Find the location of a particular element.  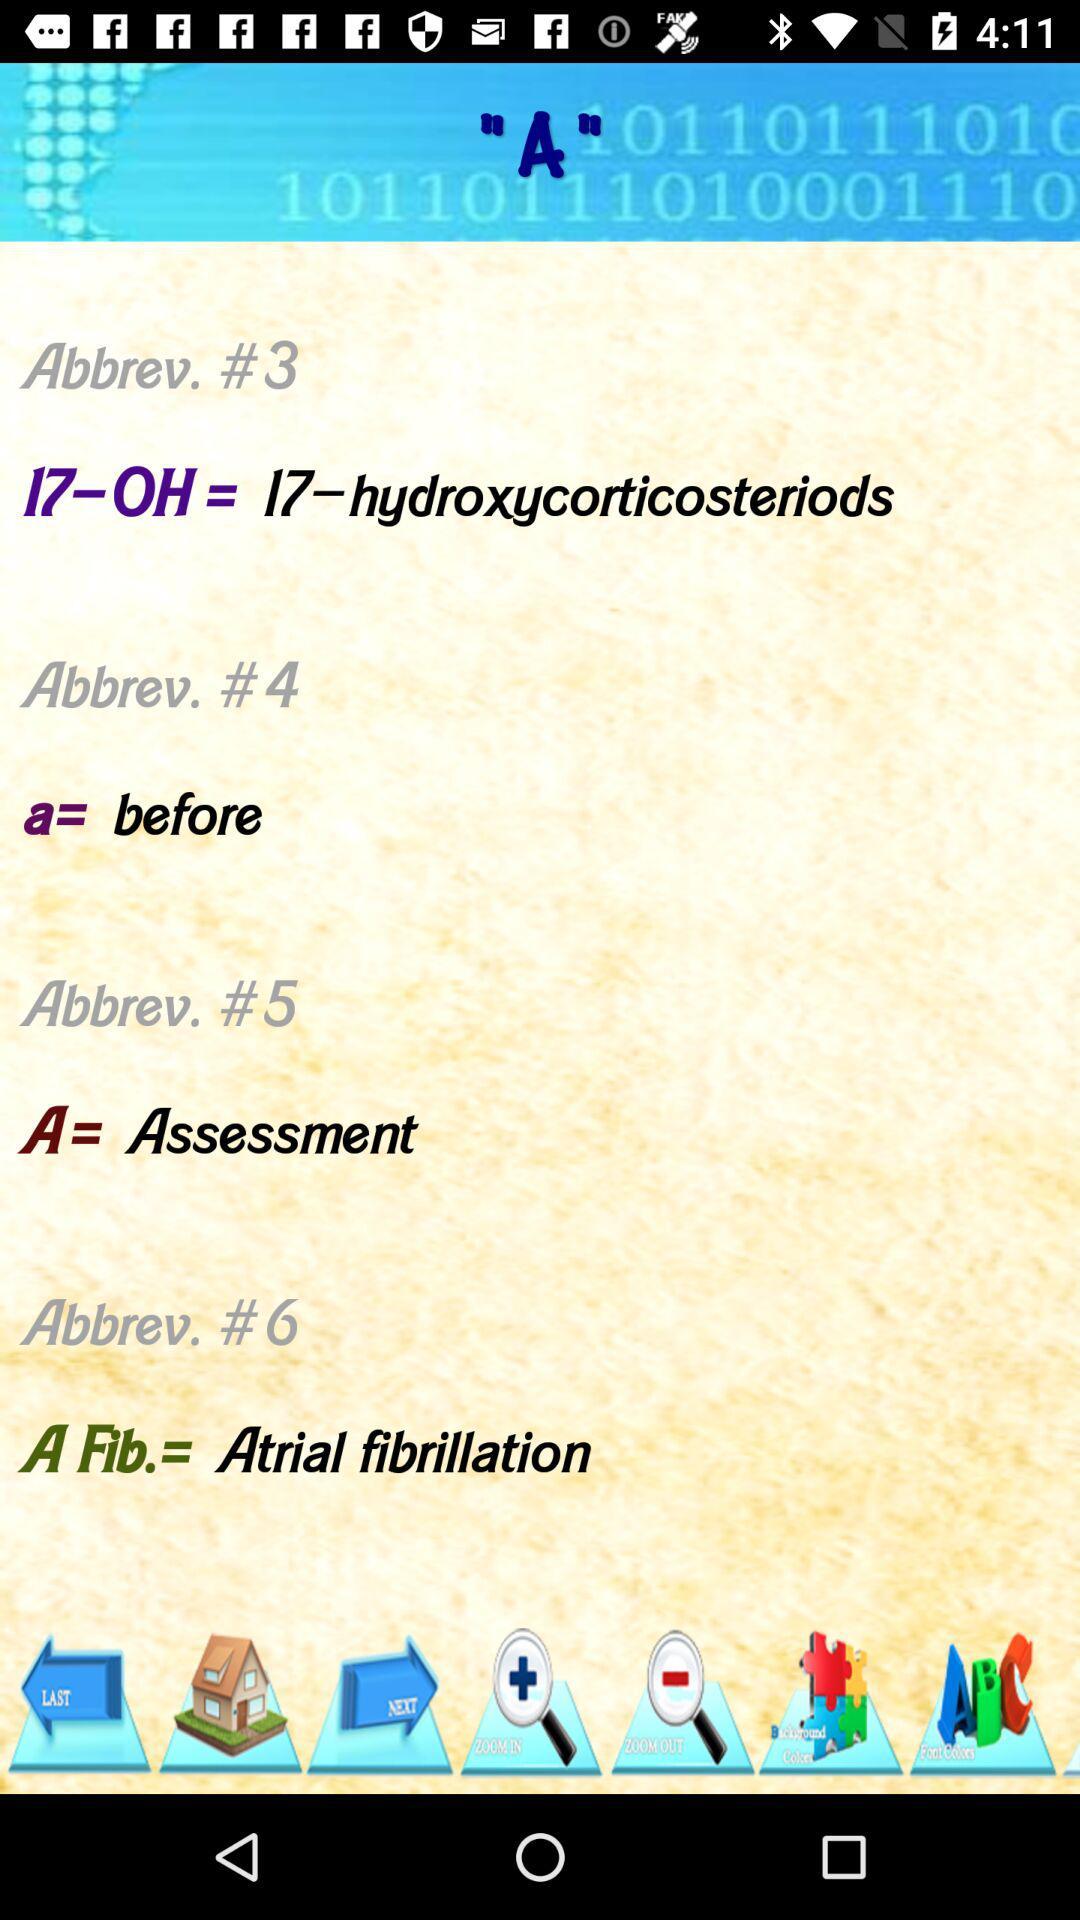

decrease magnification is located at coordinates (680, 1702).